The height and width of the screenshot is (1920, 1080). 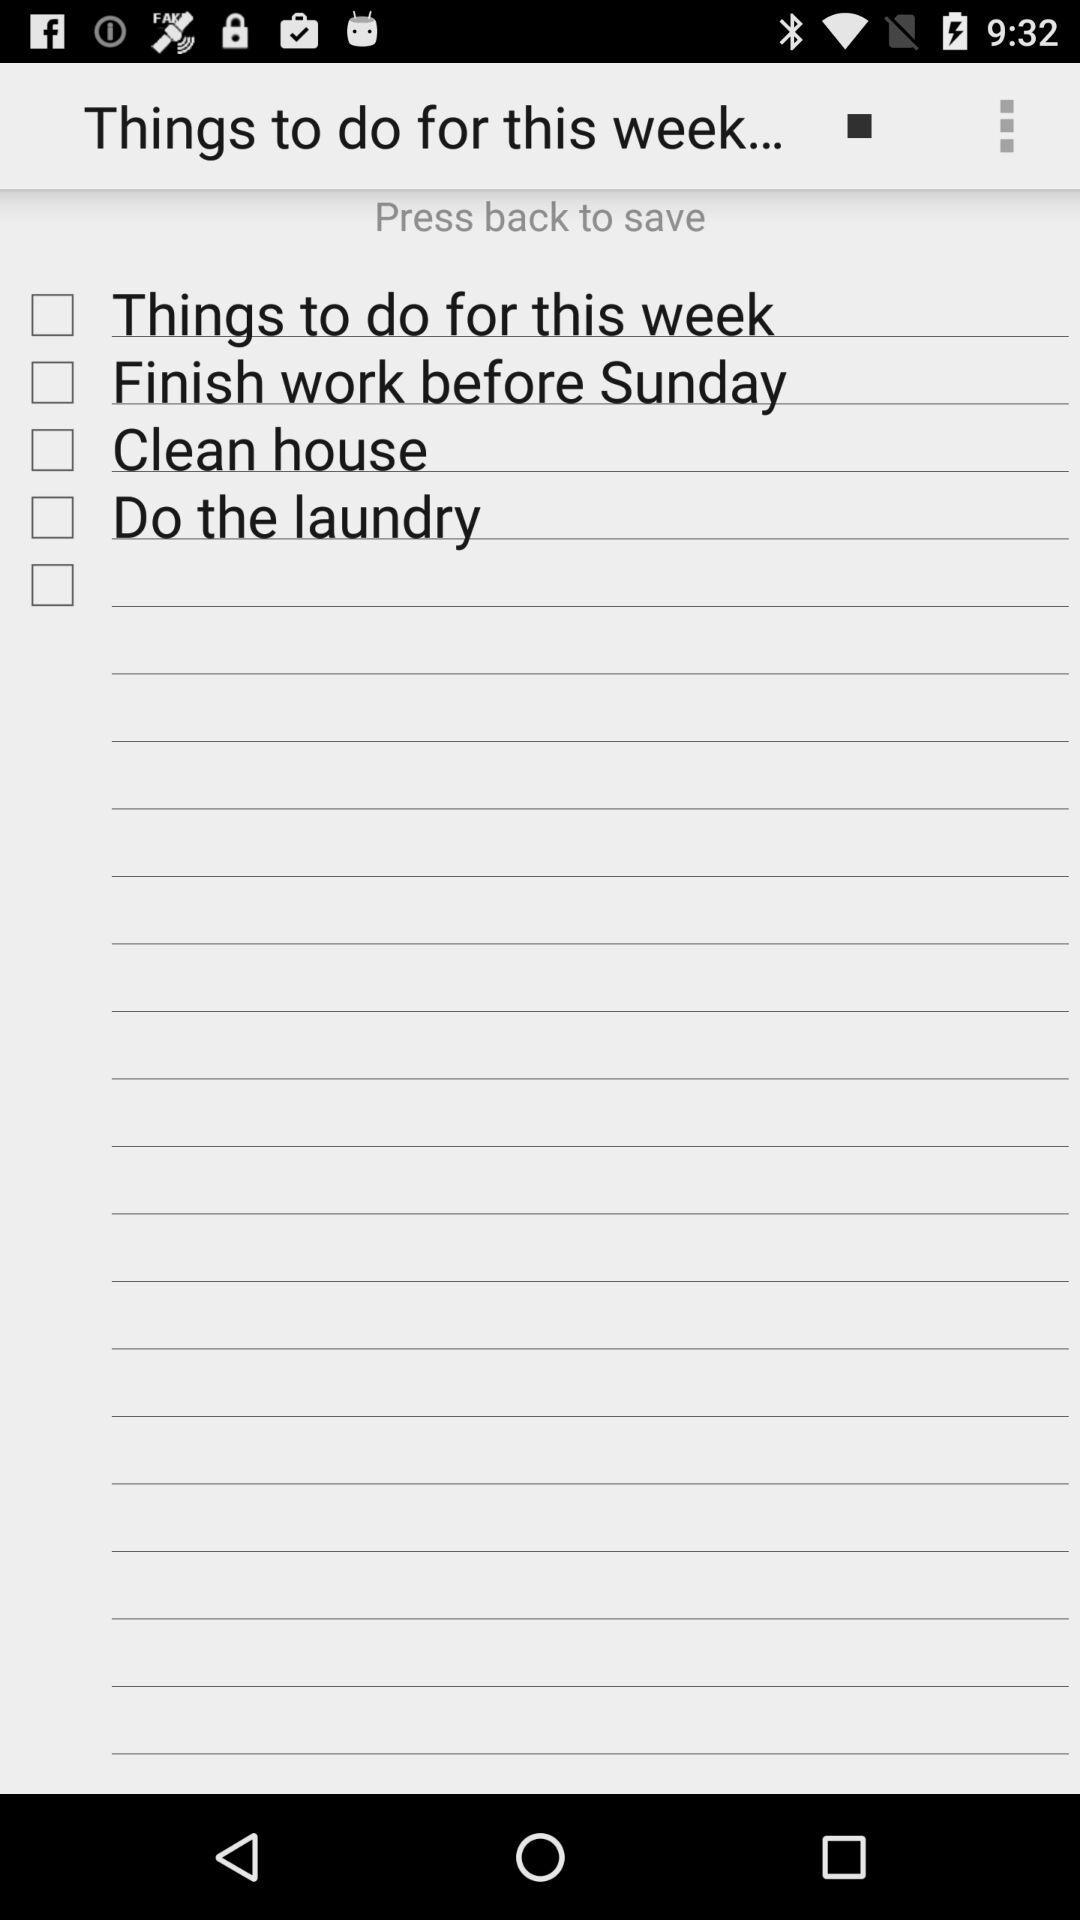 I want to click on check box, so click(x=46, y=517).